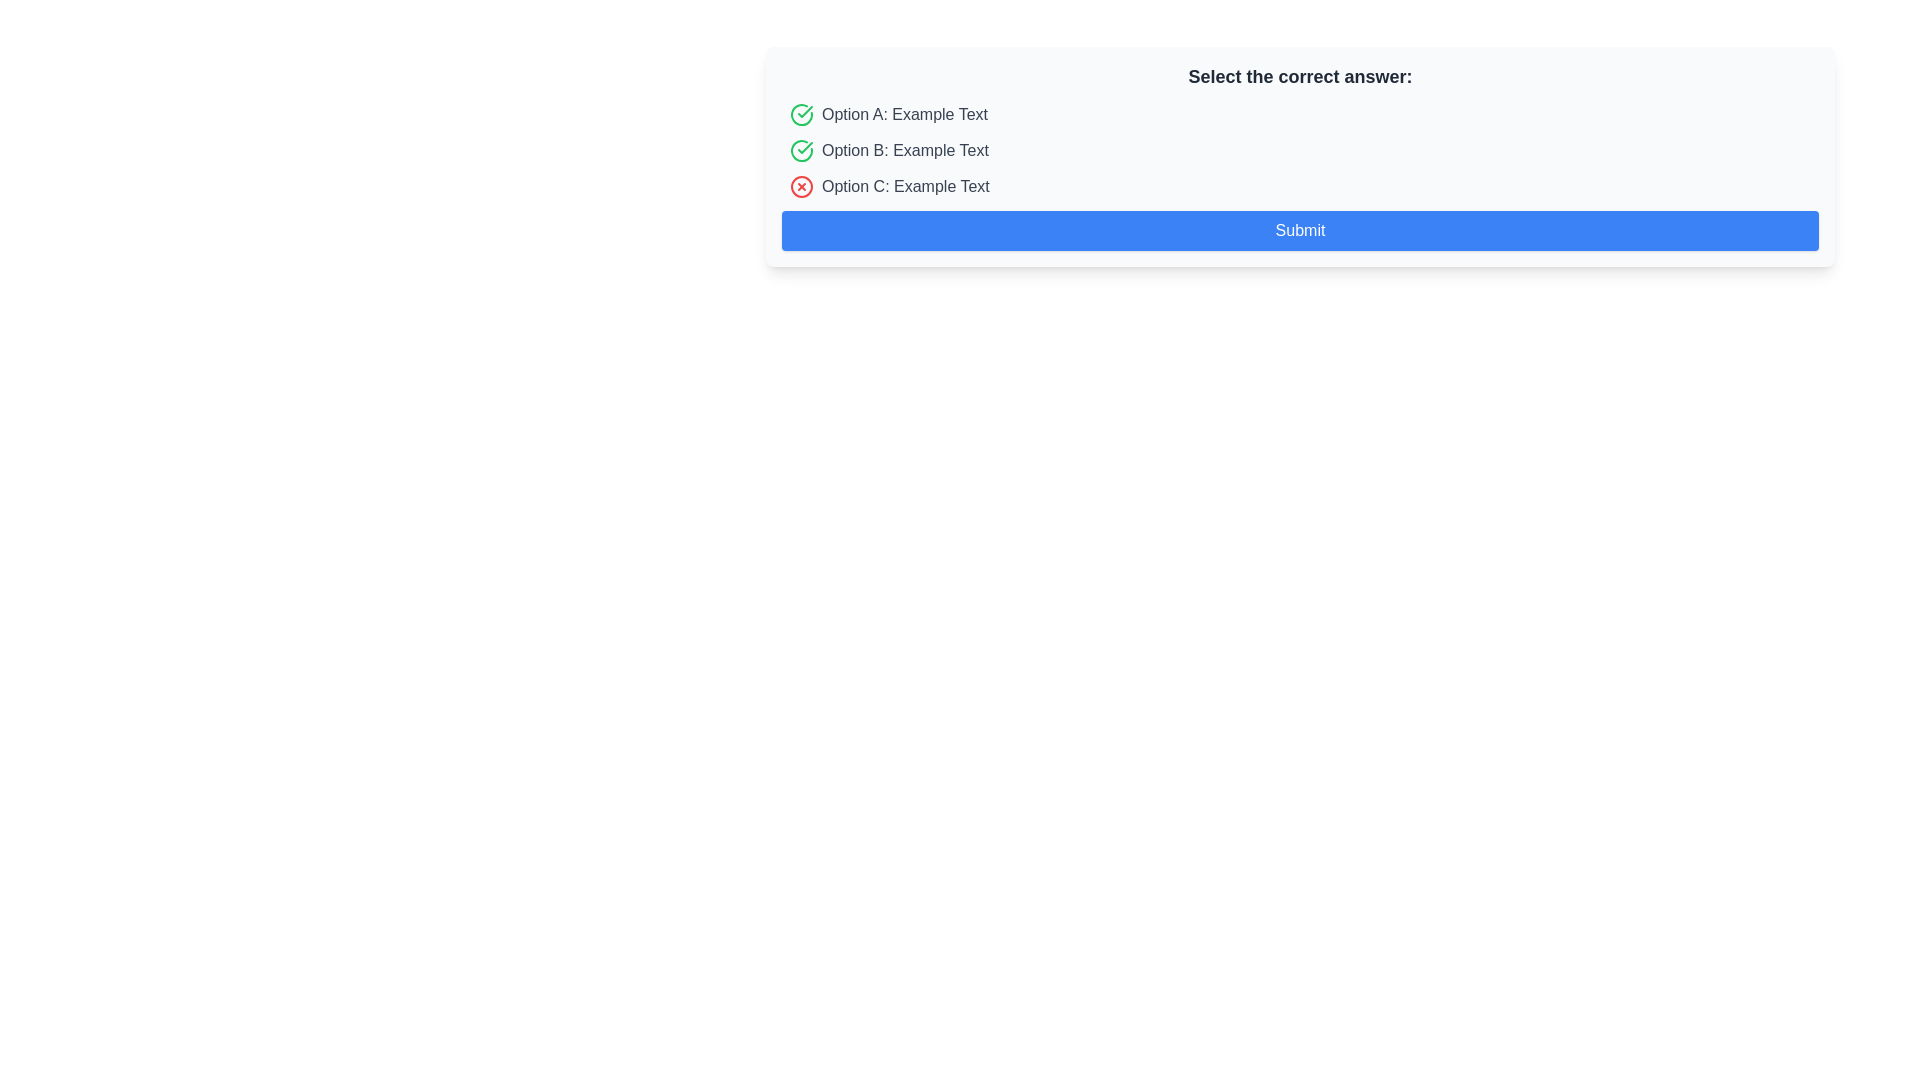 This screenshot has height=1080, width=1920. Describe the element at coordinates (801, 115) in the screenshot. I see `the circular segment of the green check mark icon, which is part of an SVG graphic located above the text 'Option B: Example Text'` at that location.